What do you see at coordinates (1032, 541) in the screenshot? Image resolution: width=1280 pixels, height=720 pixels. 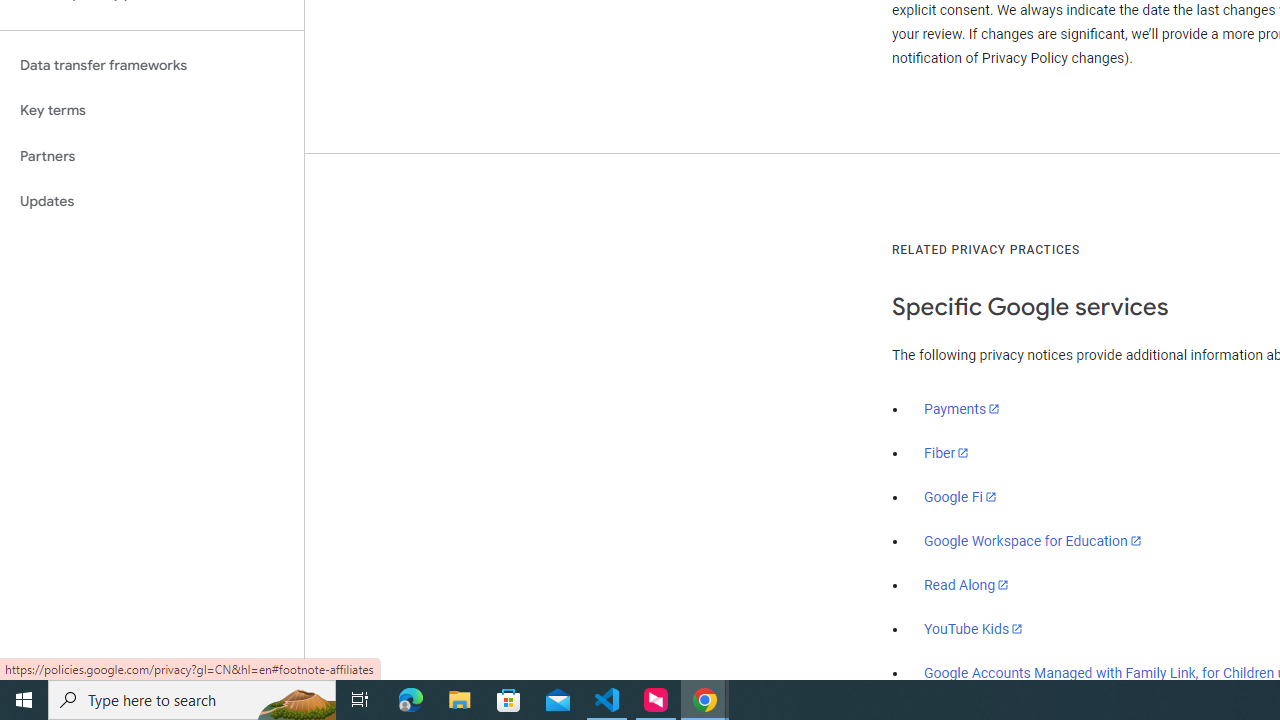 I see `'Google Workspace for Education'` at bounding box center [1032, 541].